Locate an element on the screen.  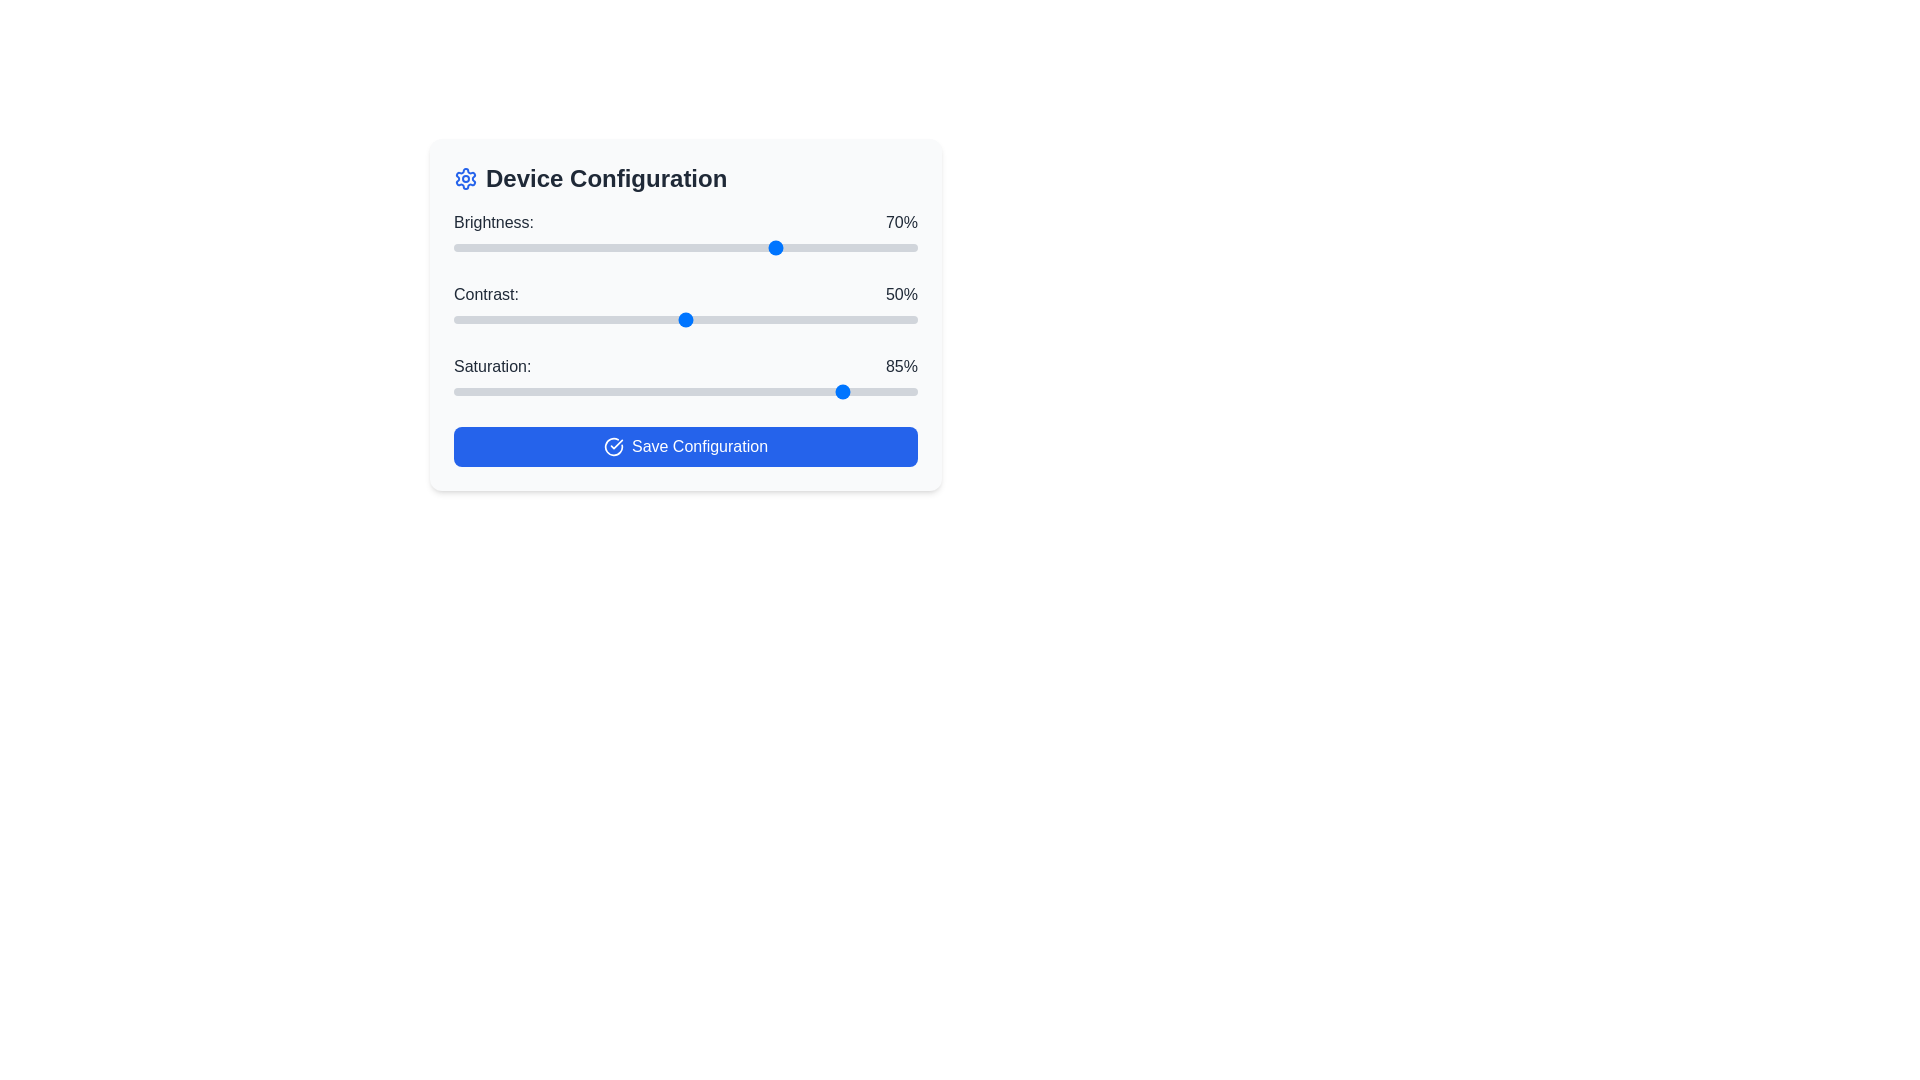
saturation is located at coordinates (898, 392).